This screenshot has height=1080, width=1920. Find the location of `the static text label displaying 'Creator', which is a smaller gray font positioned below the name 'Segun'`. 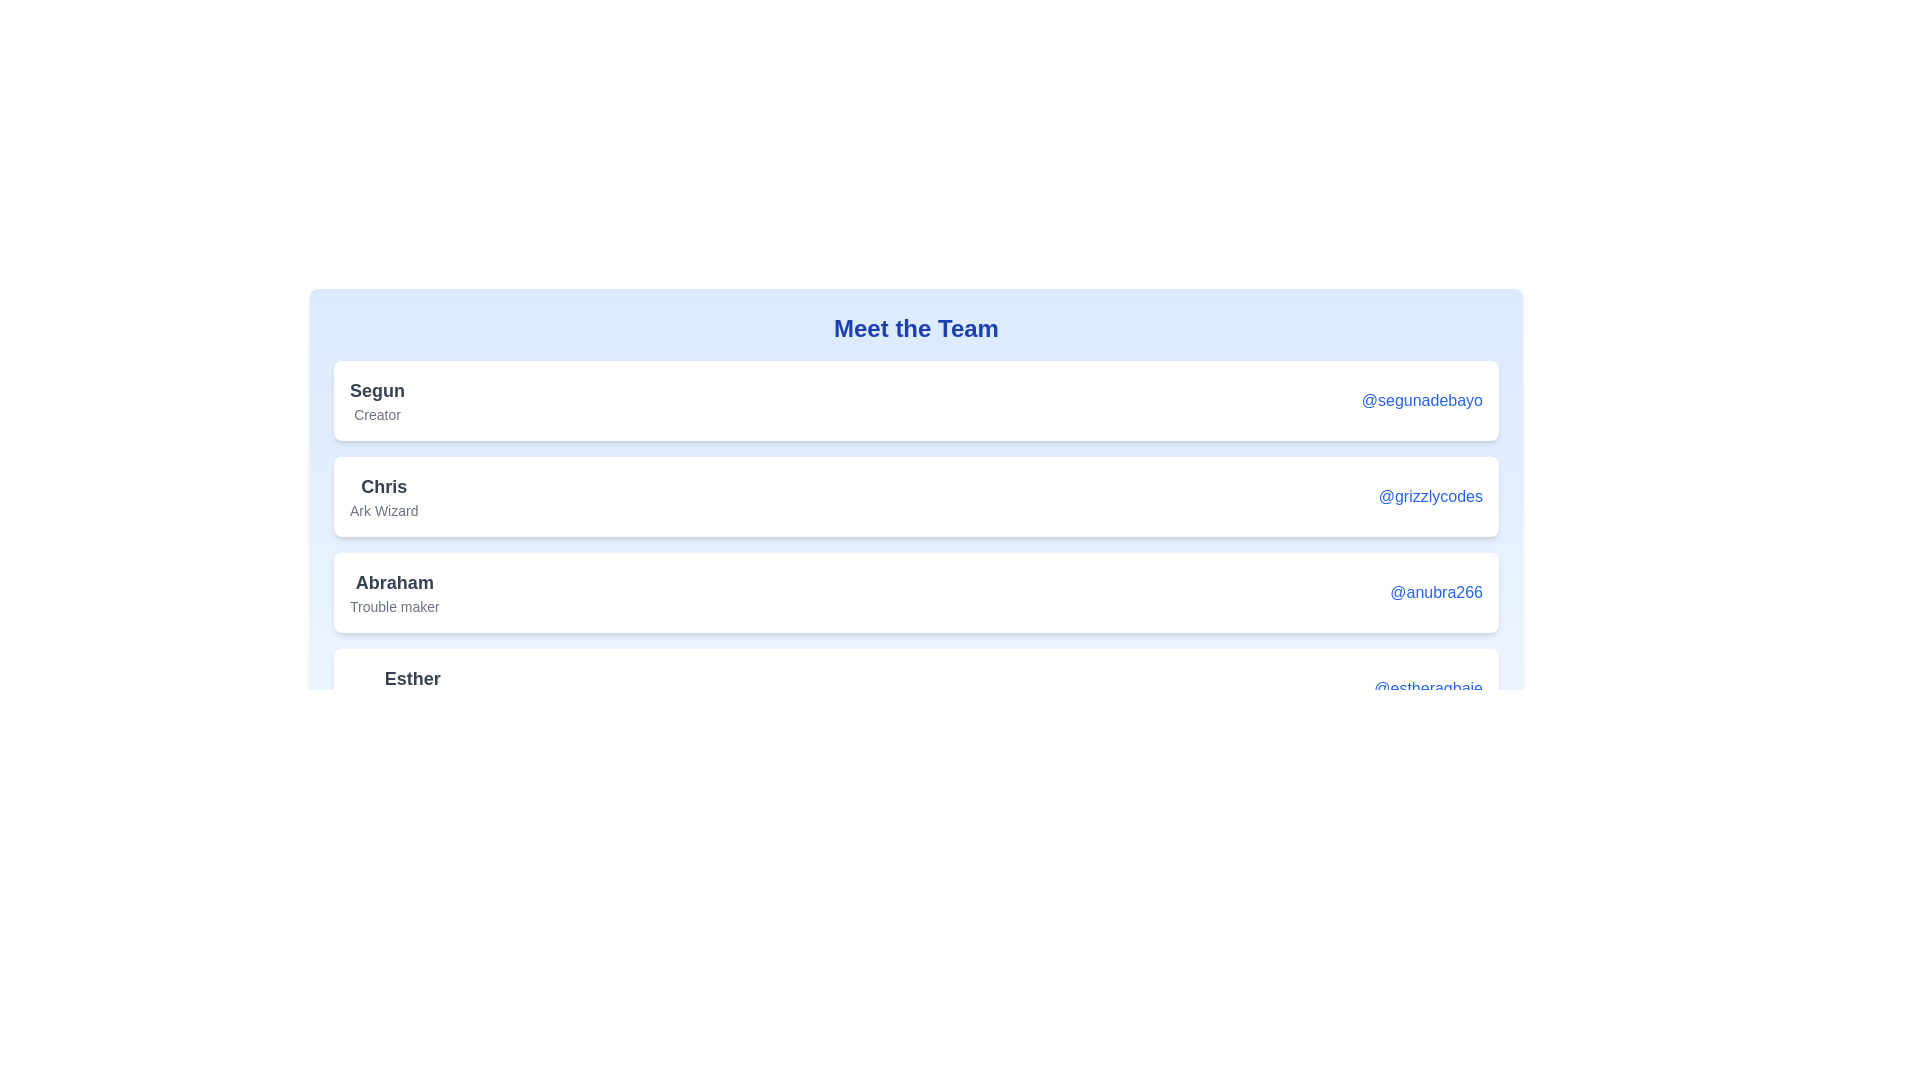

the static text label displaying 'Creator', which is a smaller gray font positioned below the name 'Segun' is located at coordinates (377, 414).